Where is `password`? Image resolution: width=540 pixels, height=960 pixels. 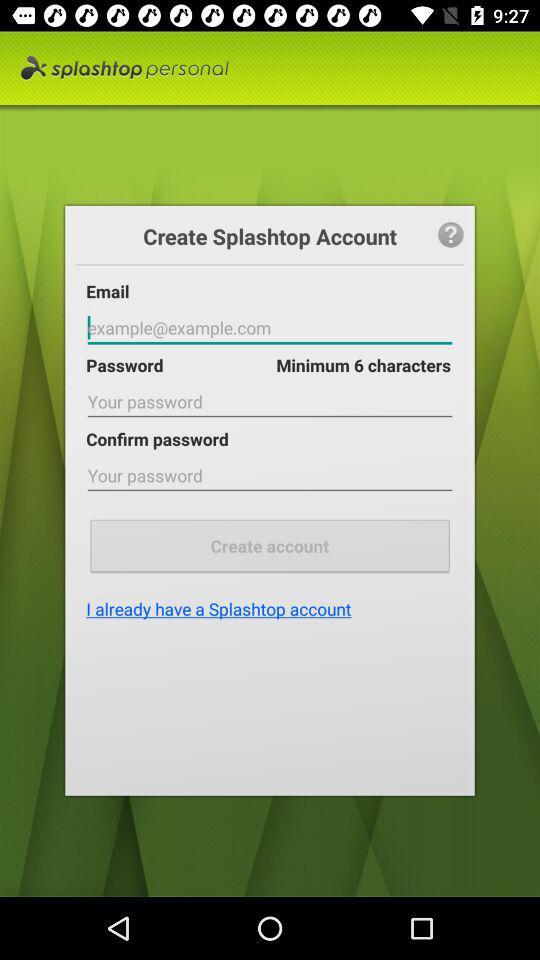
password is located at coordinates (270, 476).